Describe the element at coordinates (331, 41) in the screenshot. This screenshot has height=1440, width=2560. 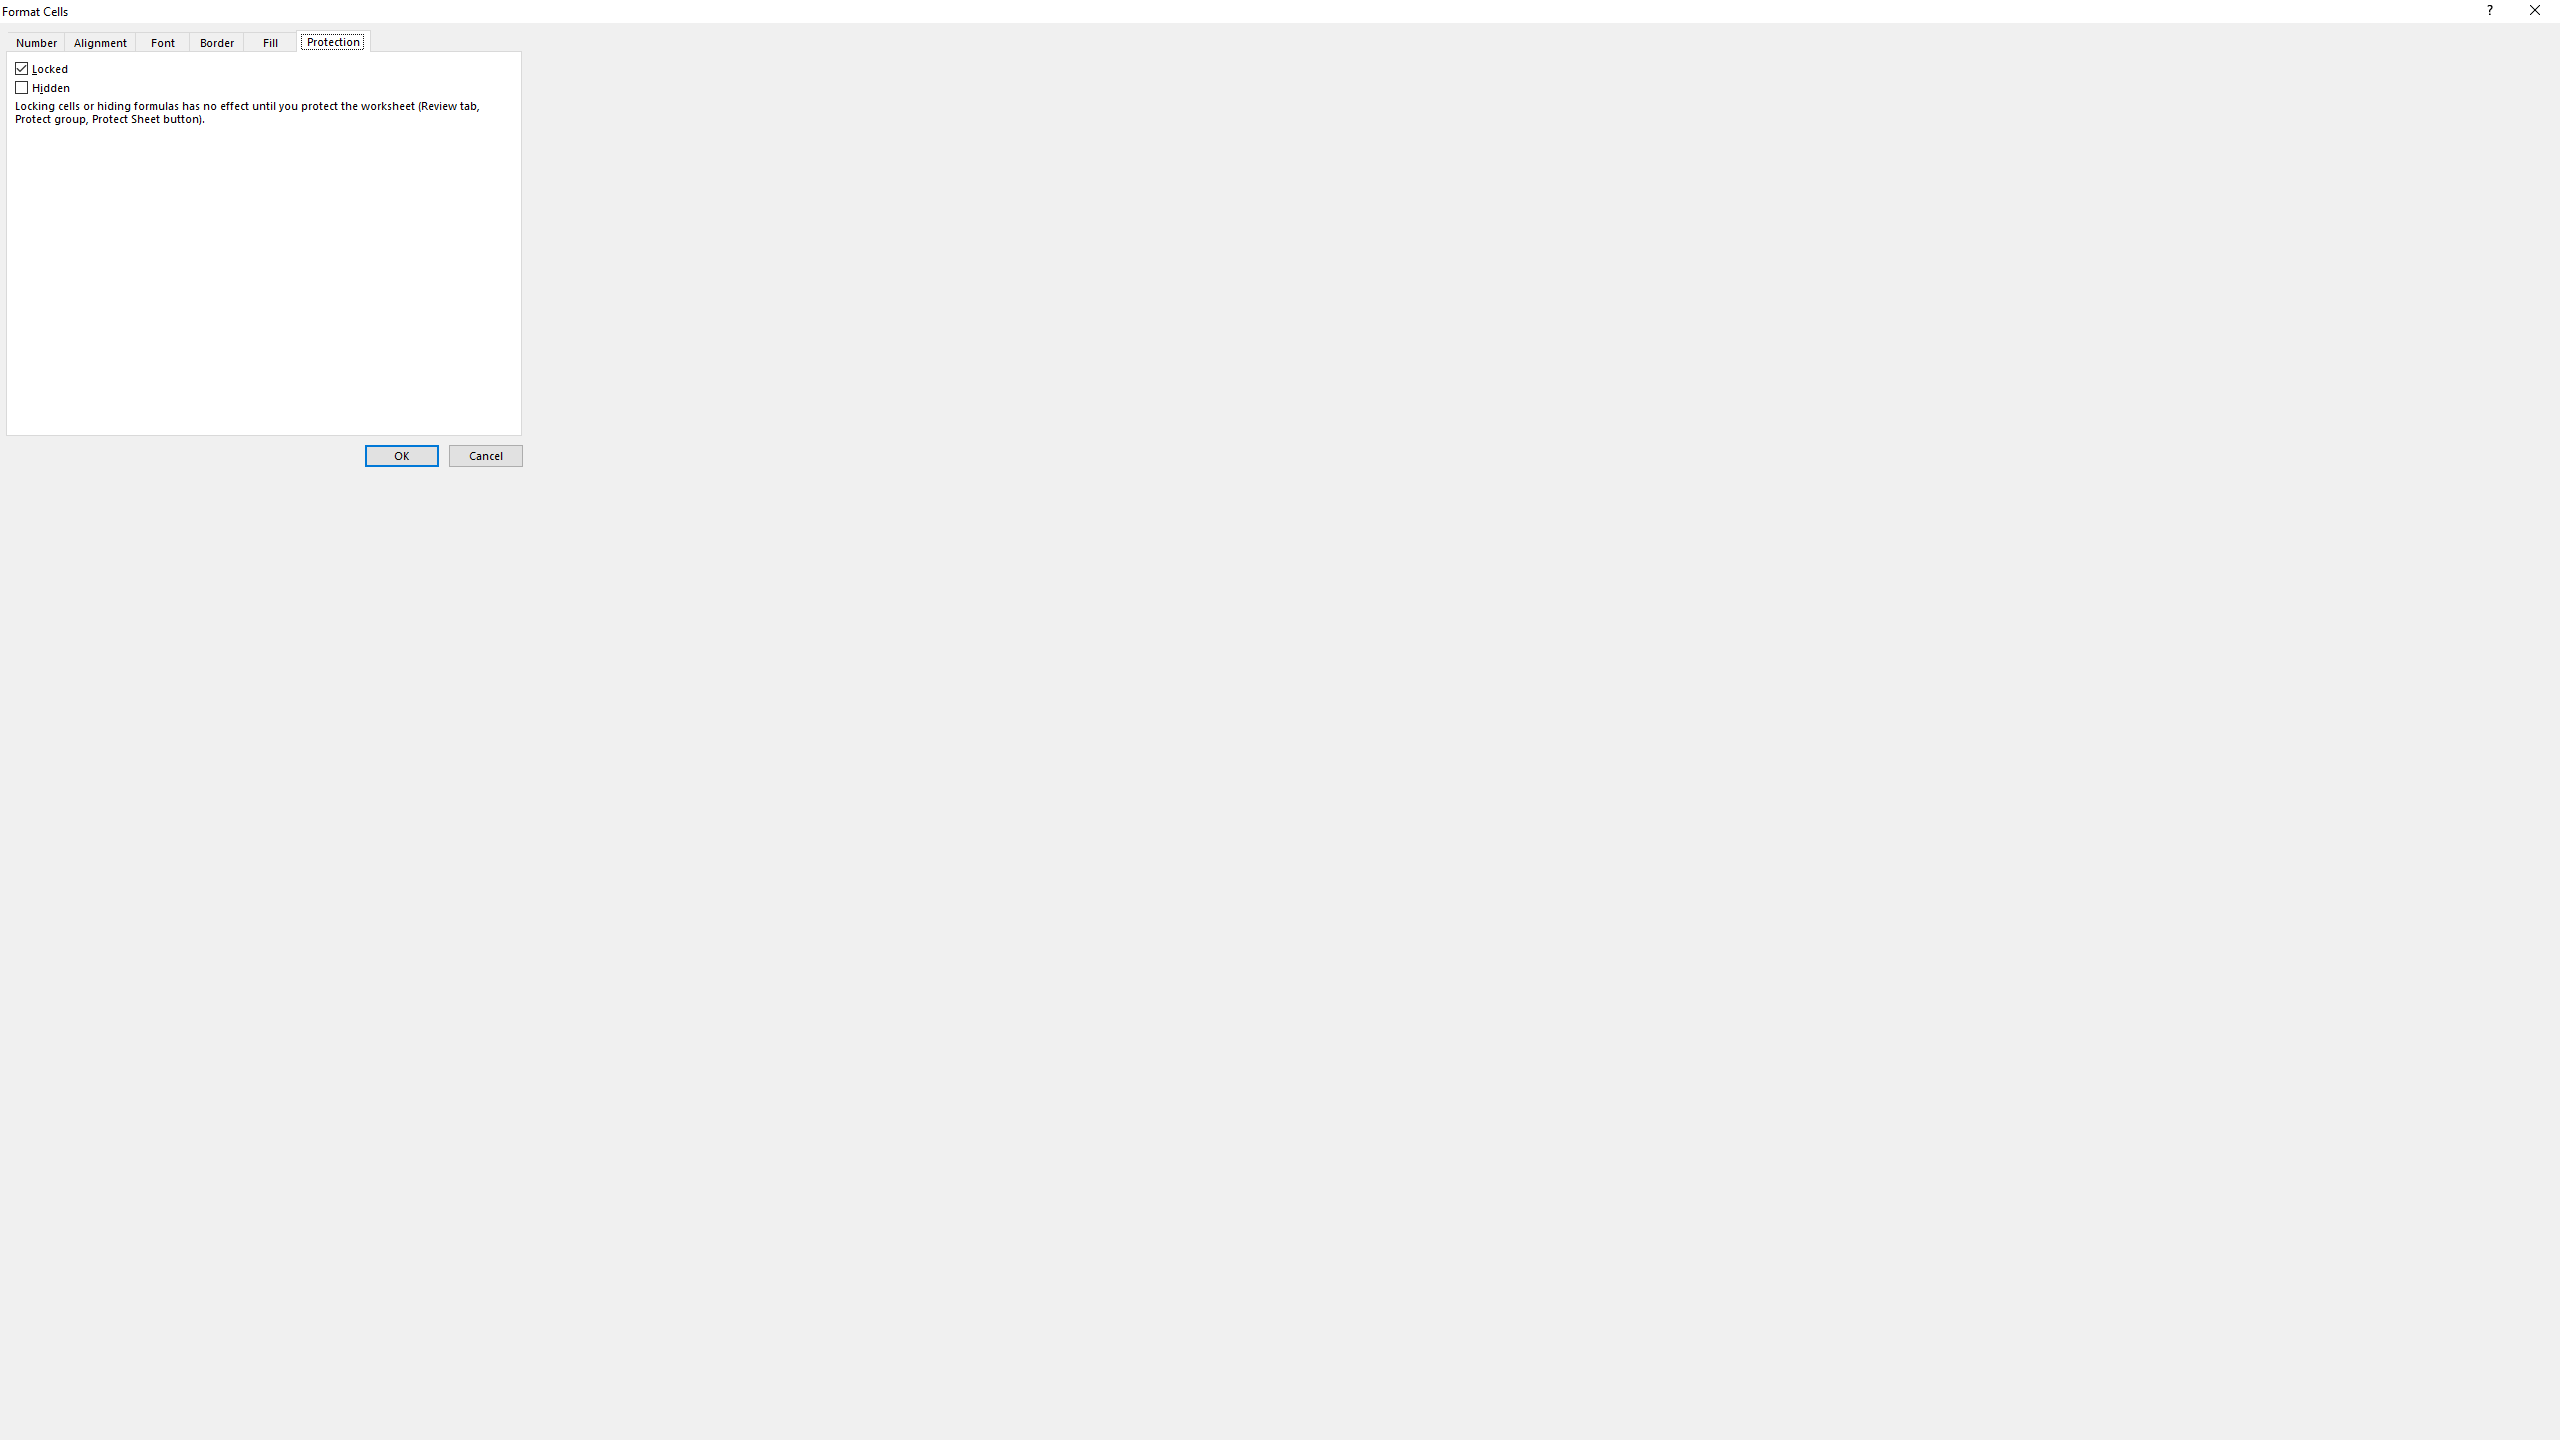
I see `'Protection'` at that location.